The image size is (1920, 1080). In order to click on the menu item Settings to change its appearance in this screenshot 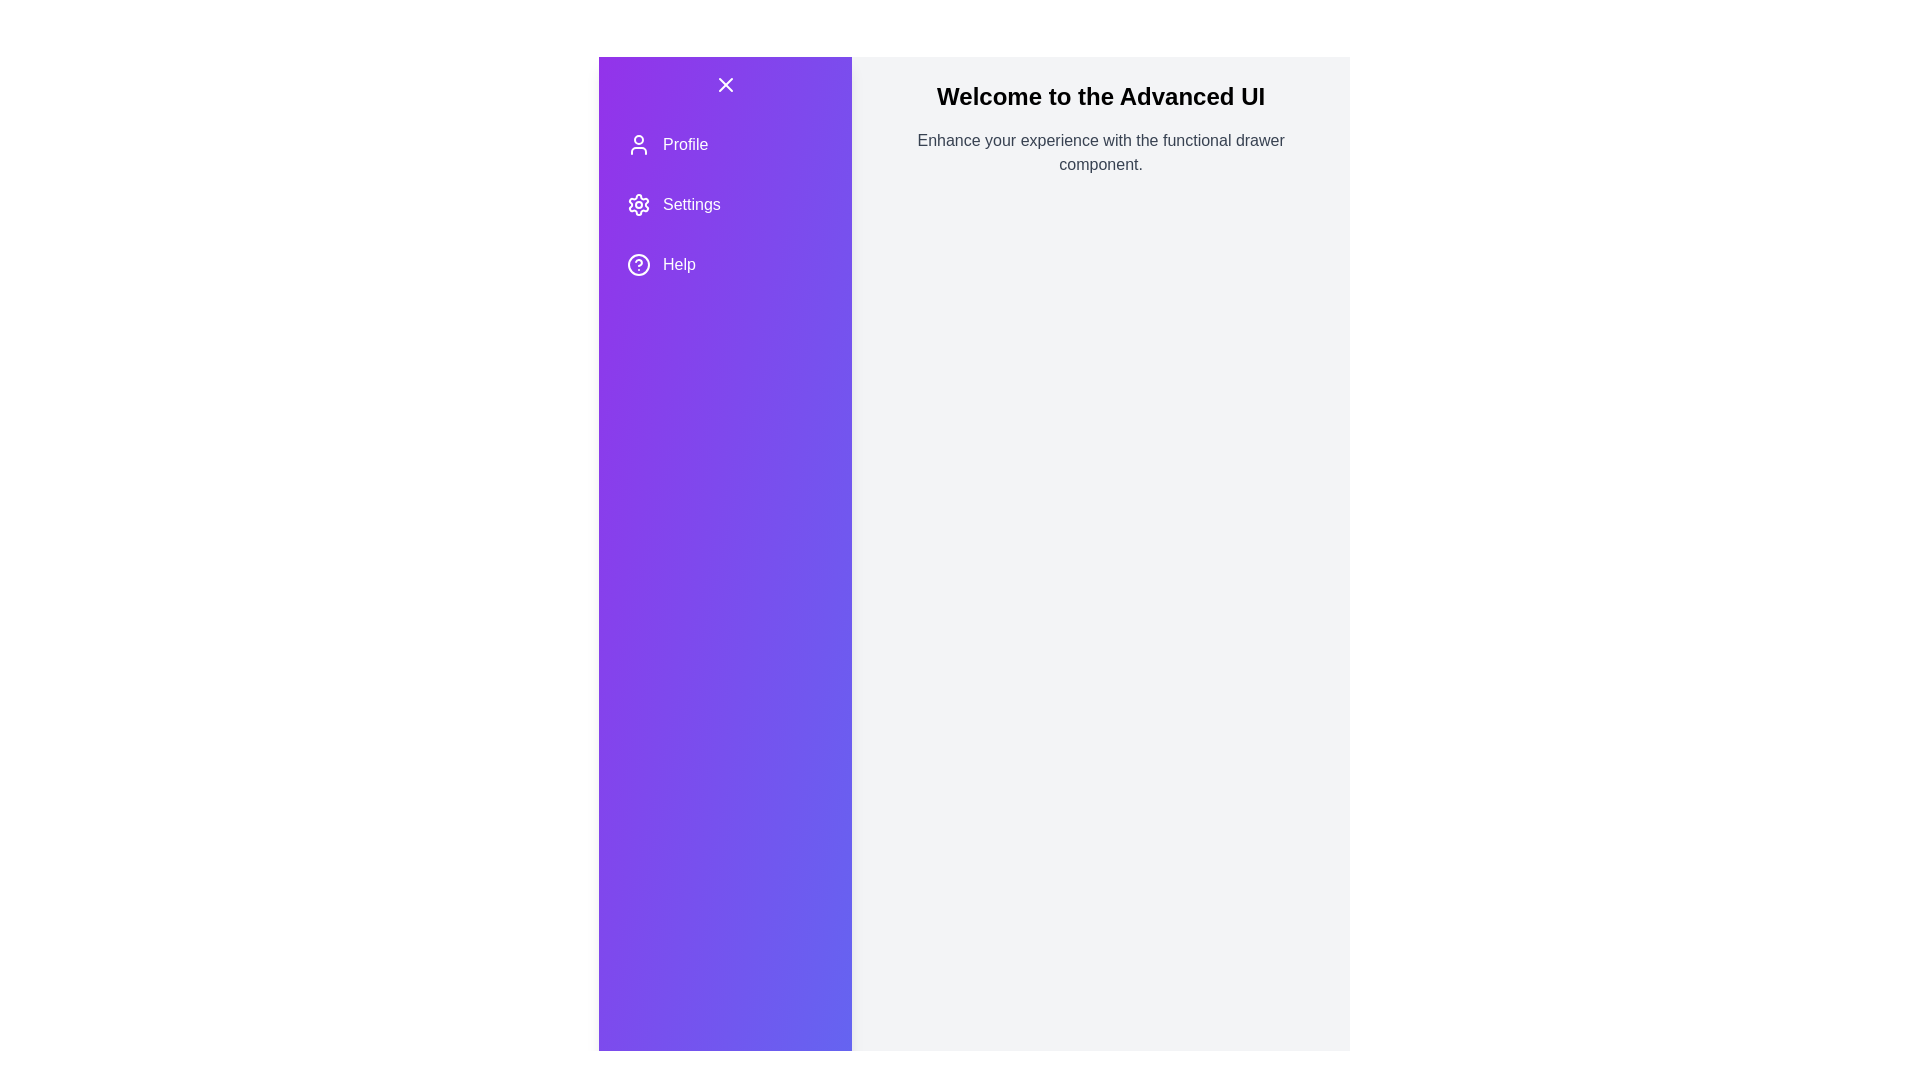, I will do `click(724, 204)`.